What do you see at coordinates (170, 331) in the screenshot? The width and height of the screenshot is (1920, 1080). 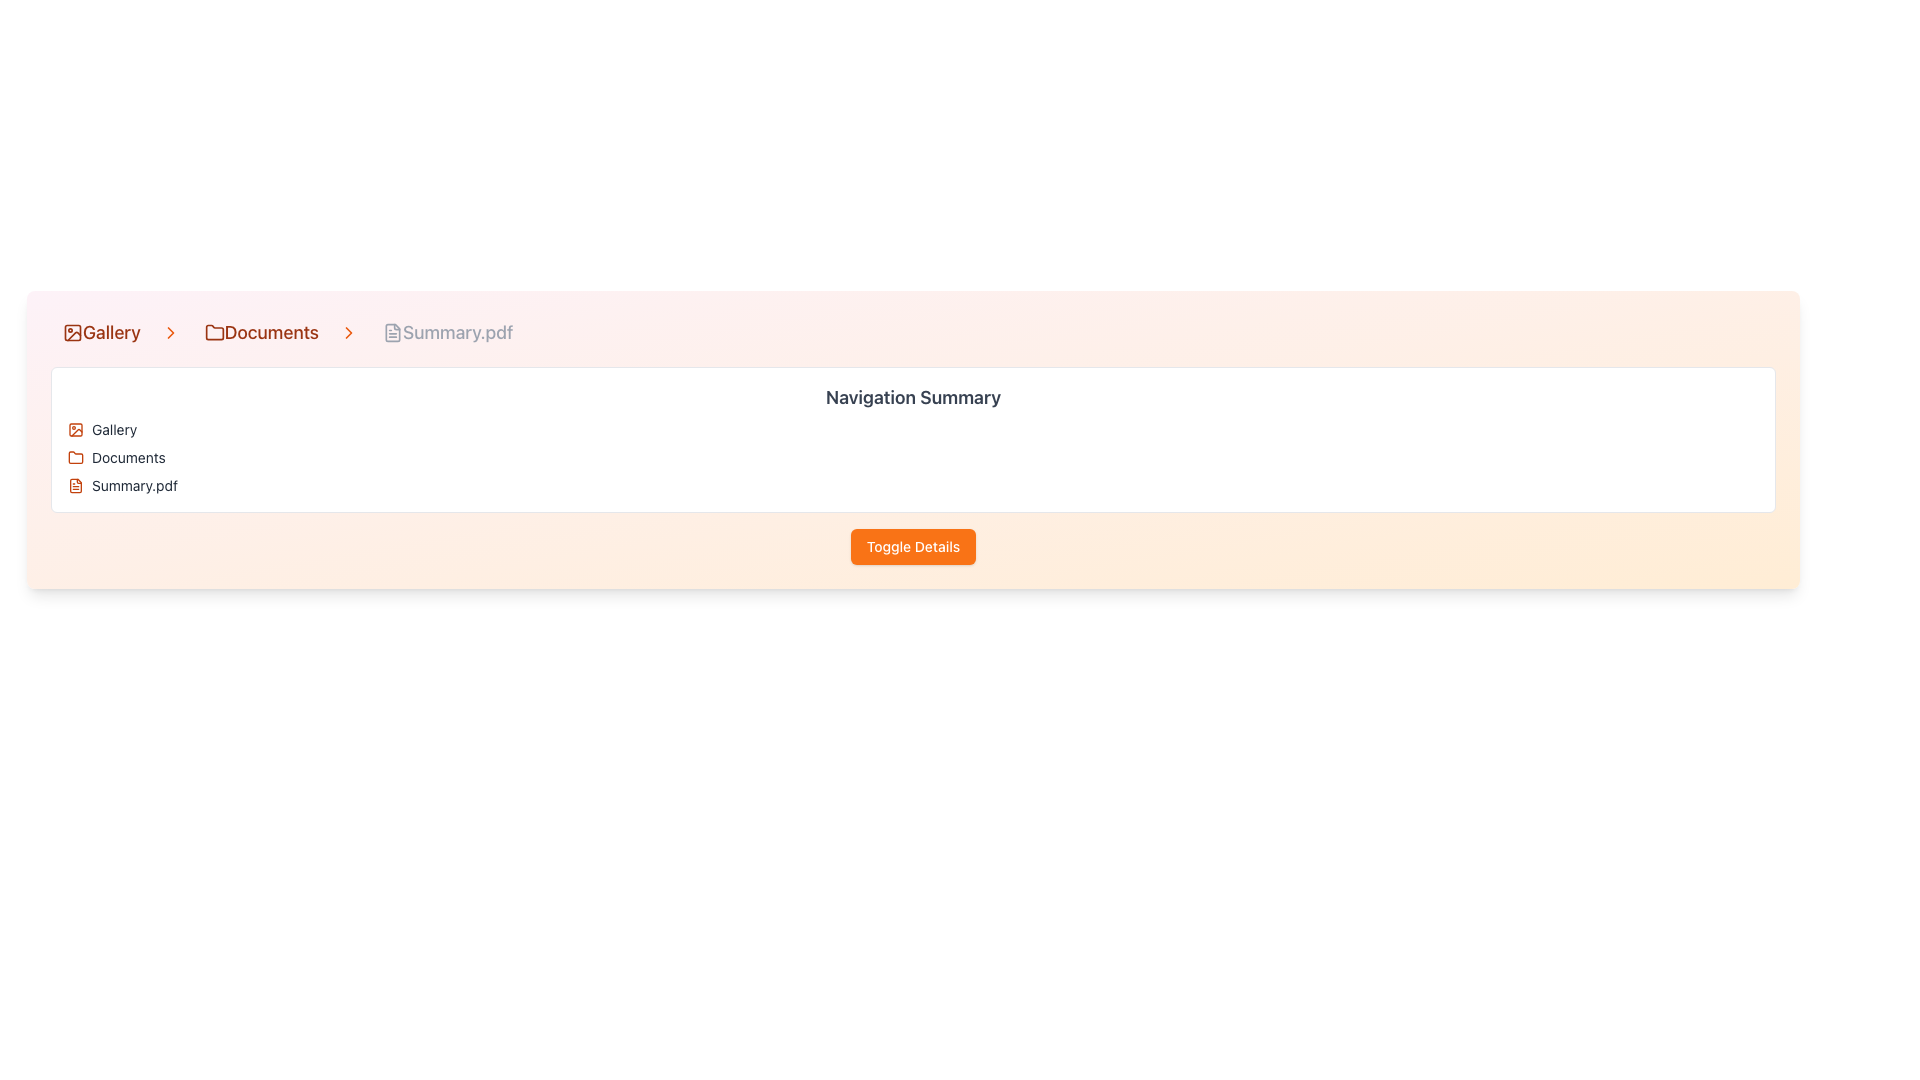 I see `the navigational separator icon in the breadcrumb trail between 'Gallery' and 'Documents'` at bounding box center [170, 331].